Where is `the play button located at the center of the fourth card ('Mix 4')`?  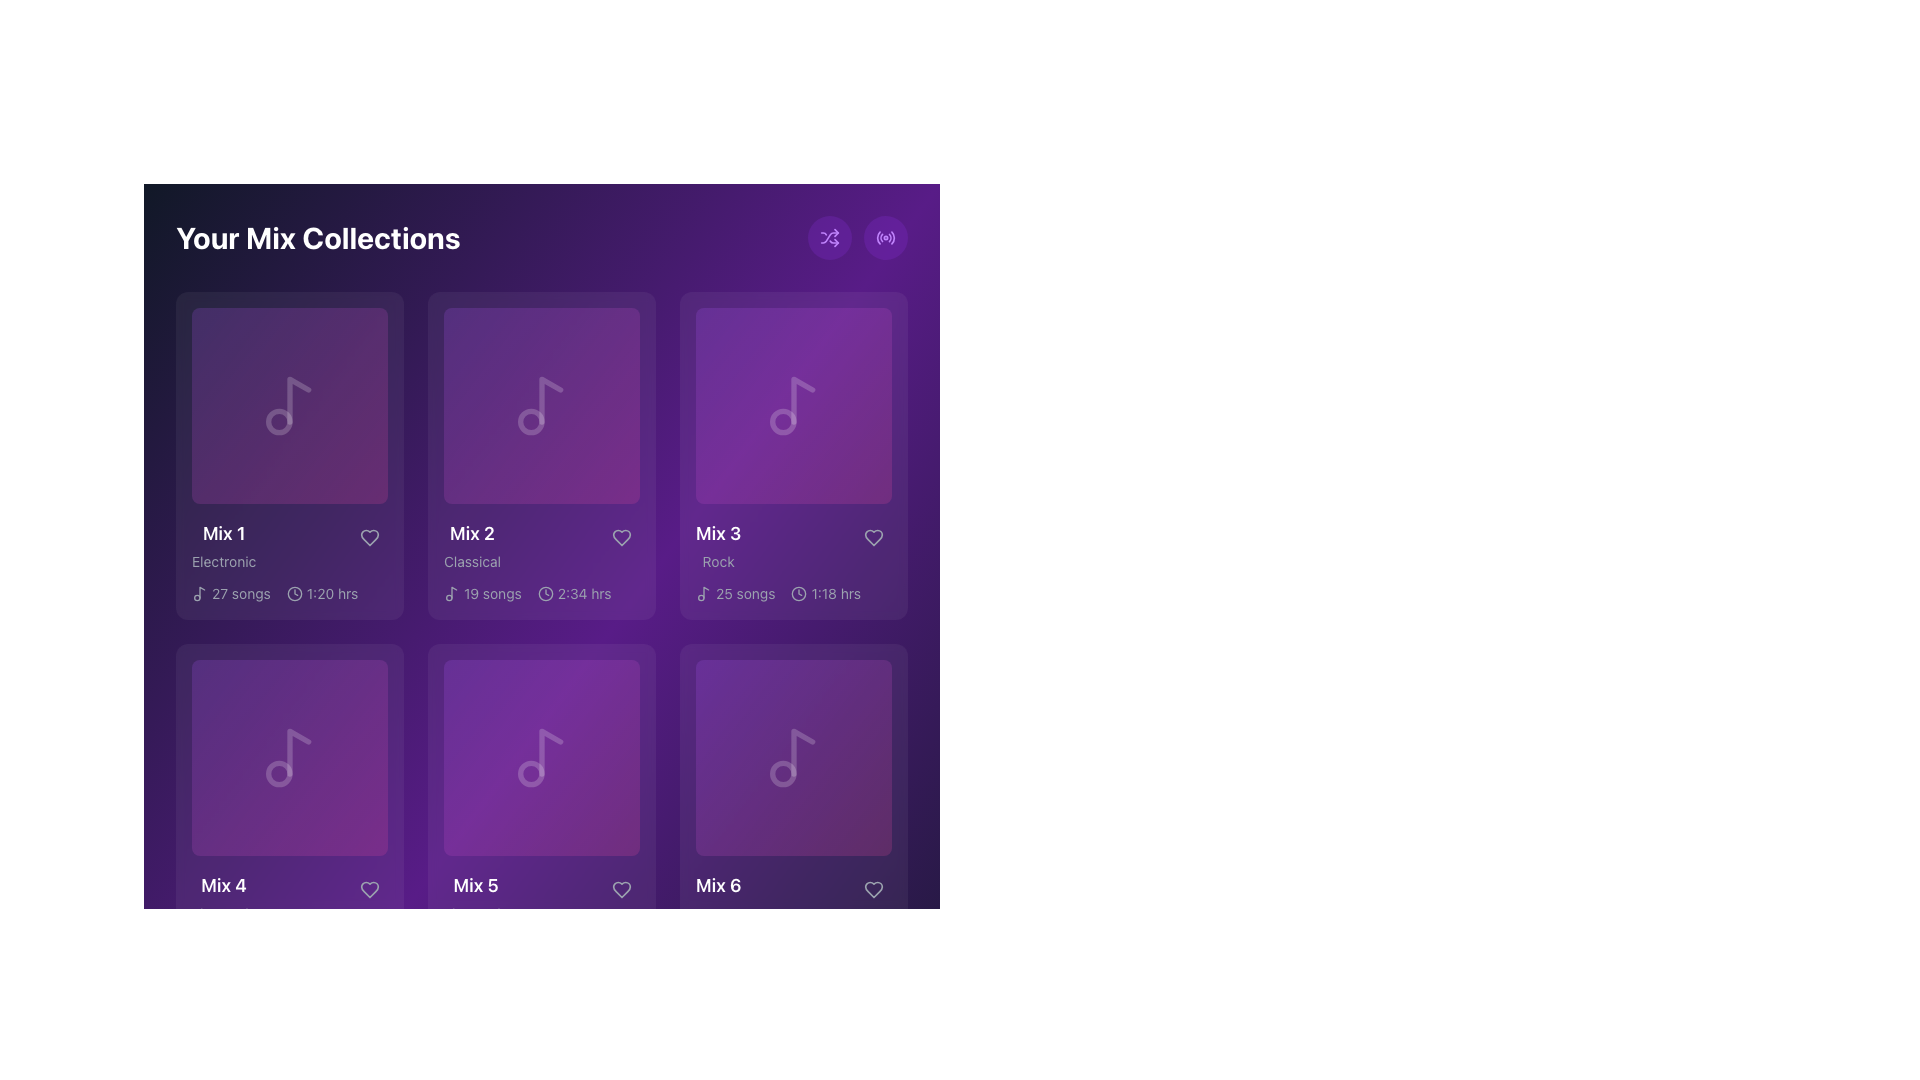 the play button located at the center of the fourth card ('Mix 4') is located at coordinates (288, 758).